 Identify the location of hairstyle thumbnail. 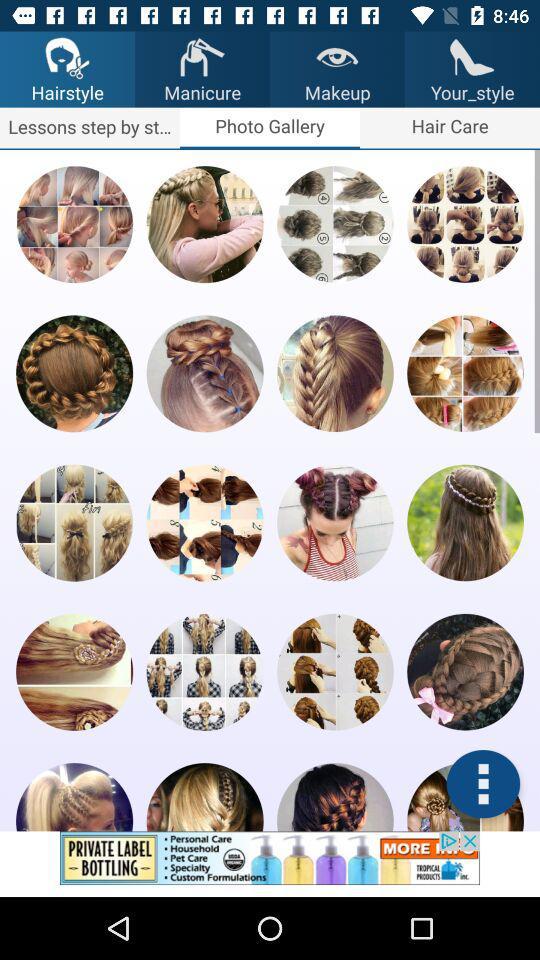
(465, 521).